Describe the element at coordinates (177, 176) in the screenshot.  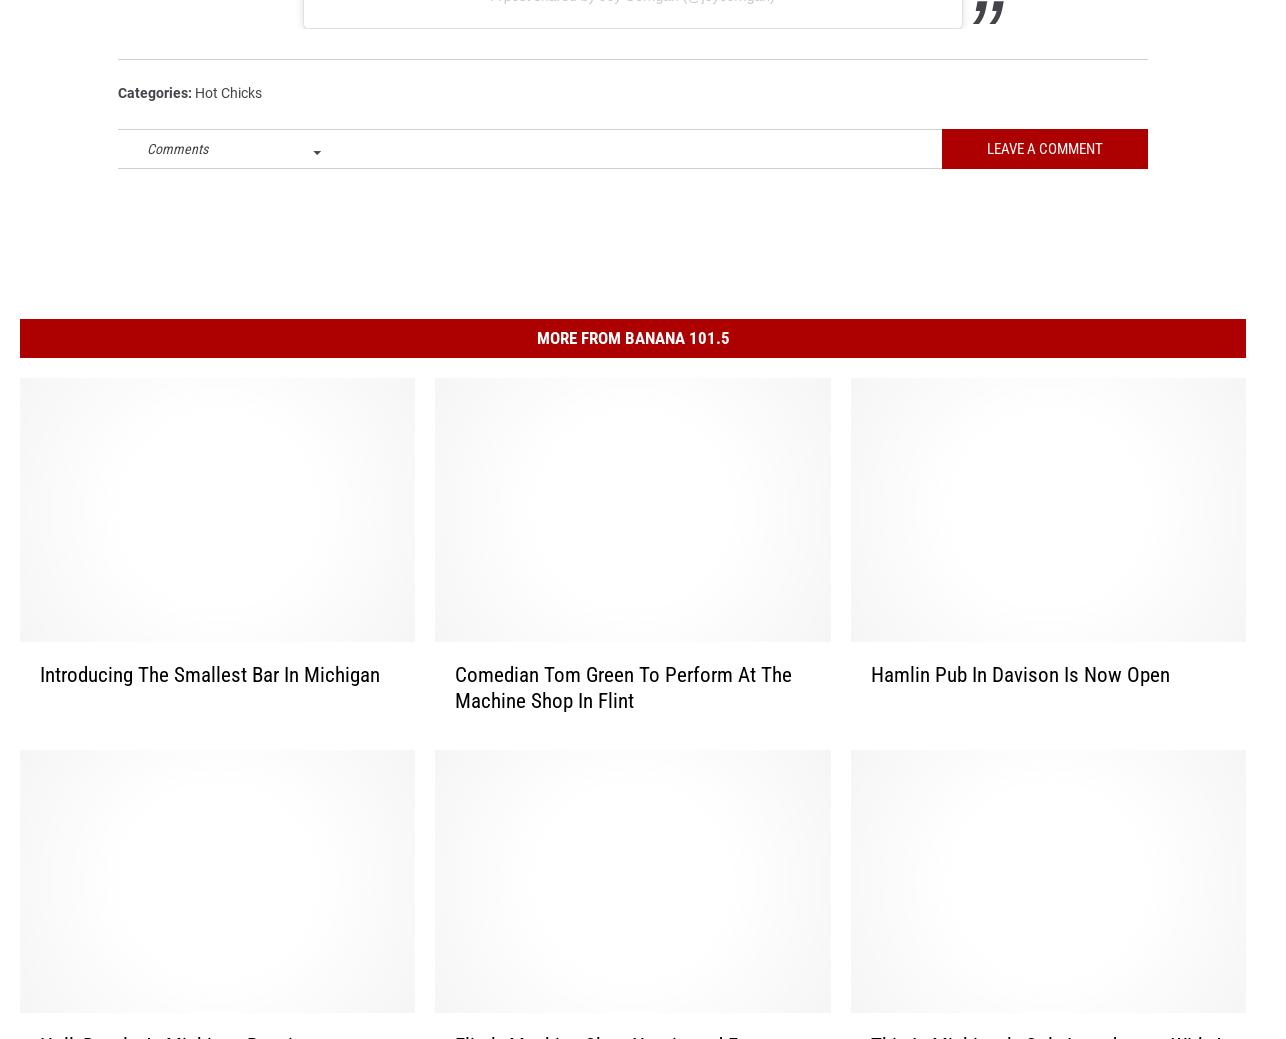
I see `'Comments'` at that location.